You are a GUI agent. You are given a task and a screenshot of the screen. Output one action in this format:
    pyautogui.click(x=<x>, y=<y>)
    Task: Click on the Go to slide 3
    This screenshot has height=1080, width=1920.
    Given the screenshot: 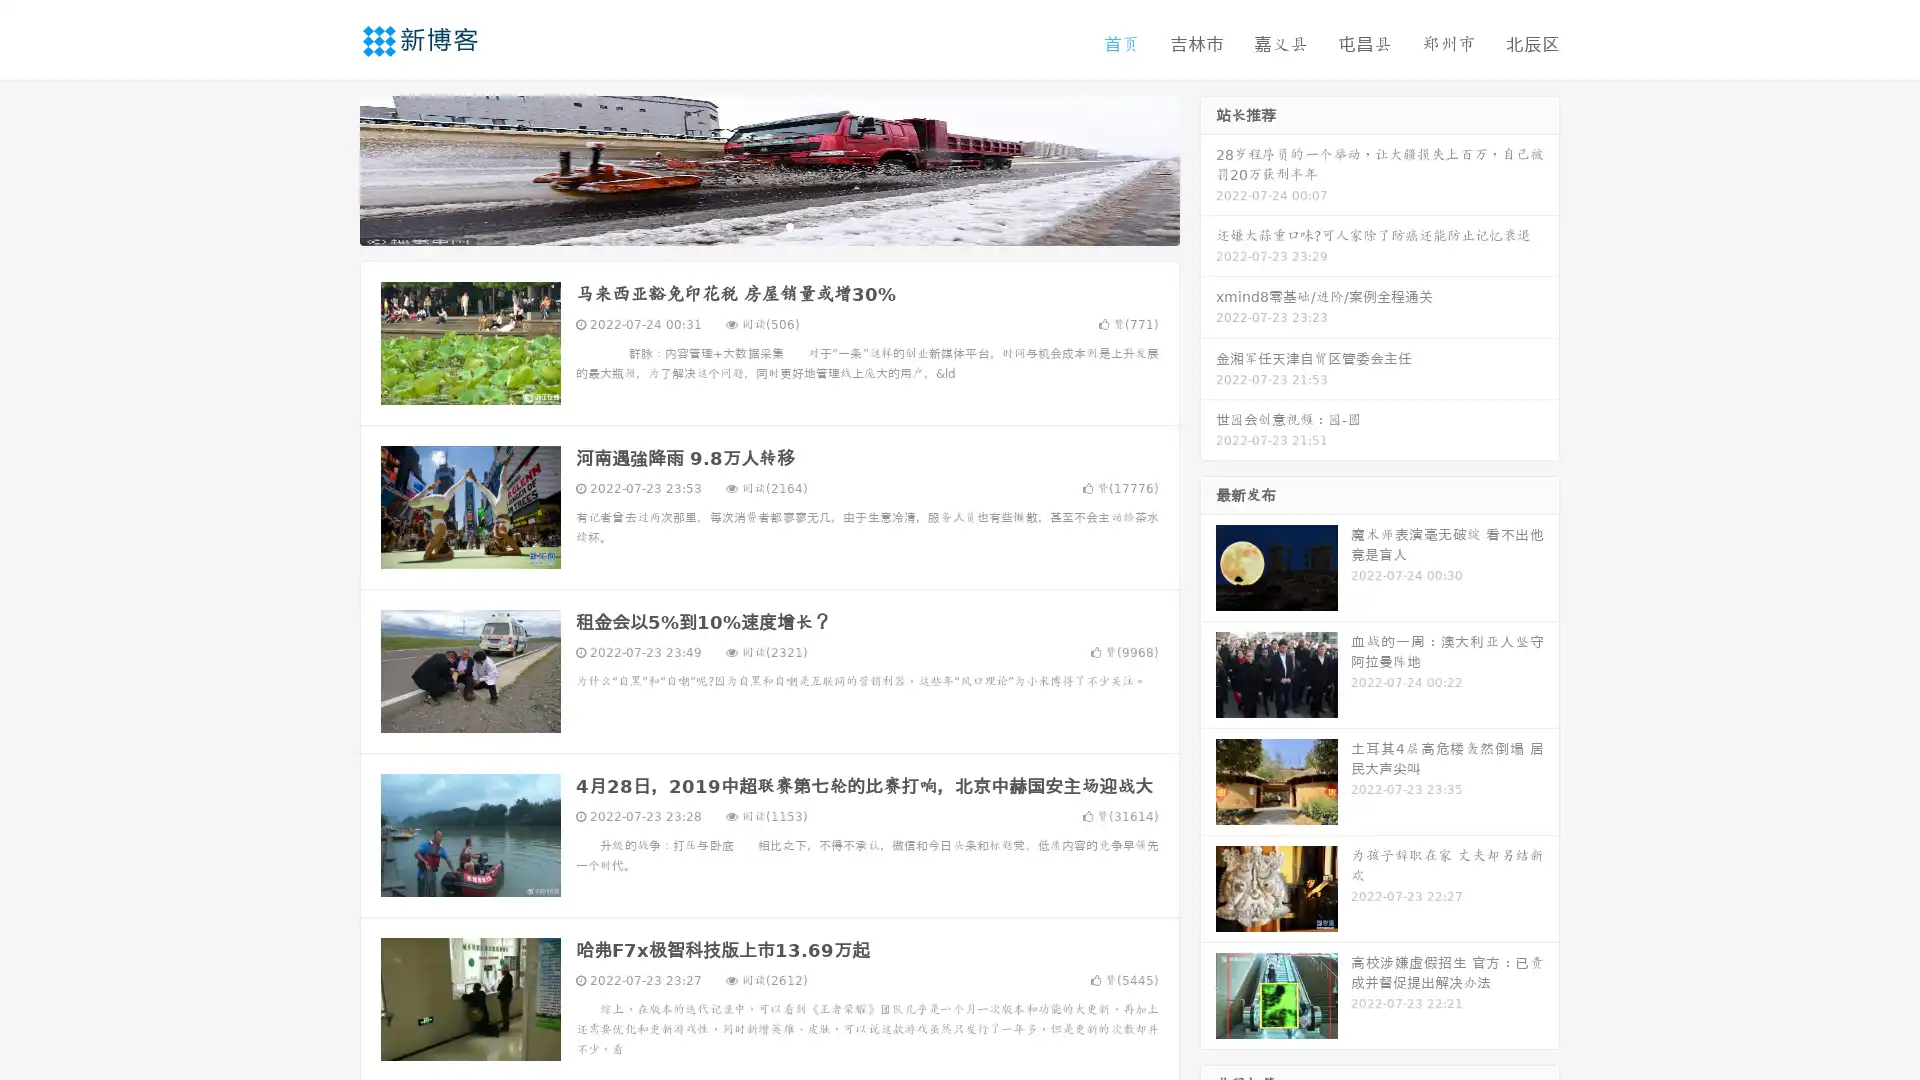 What is the action you would take?
    pyautogui.click(x=789, y=225)
    